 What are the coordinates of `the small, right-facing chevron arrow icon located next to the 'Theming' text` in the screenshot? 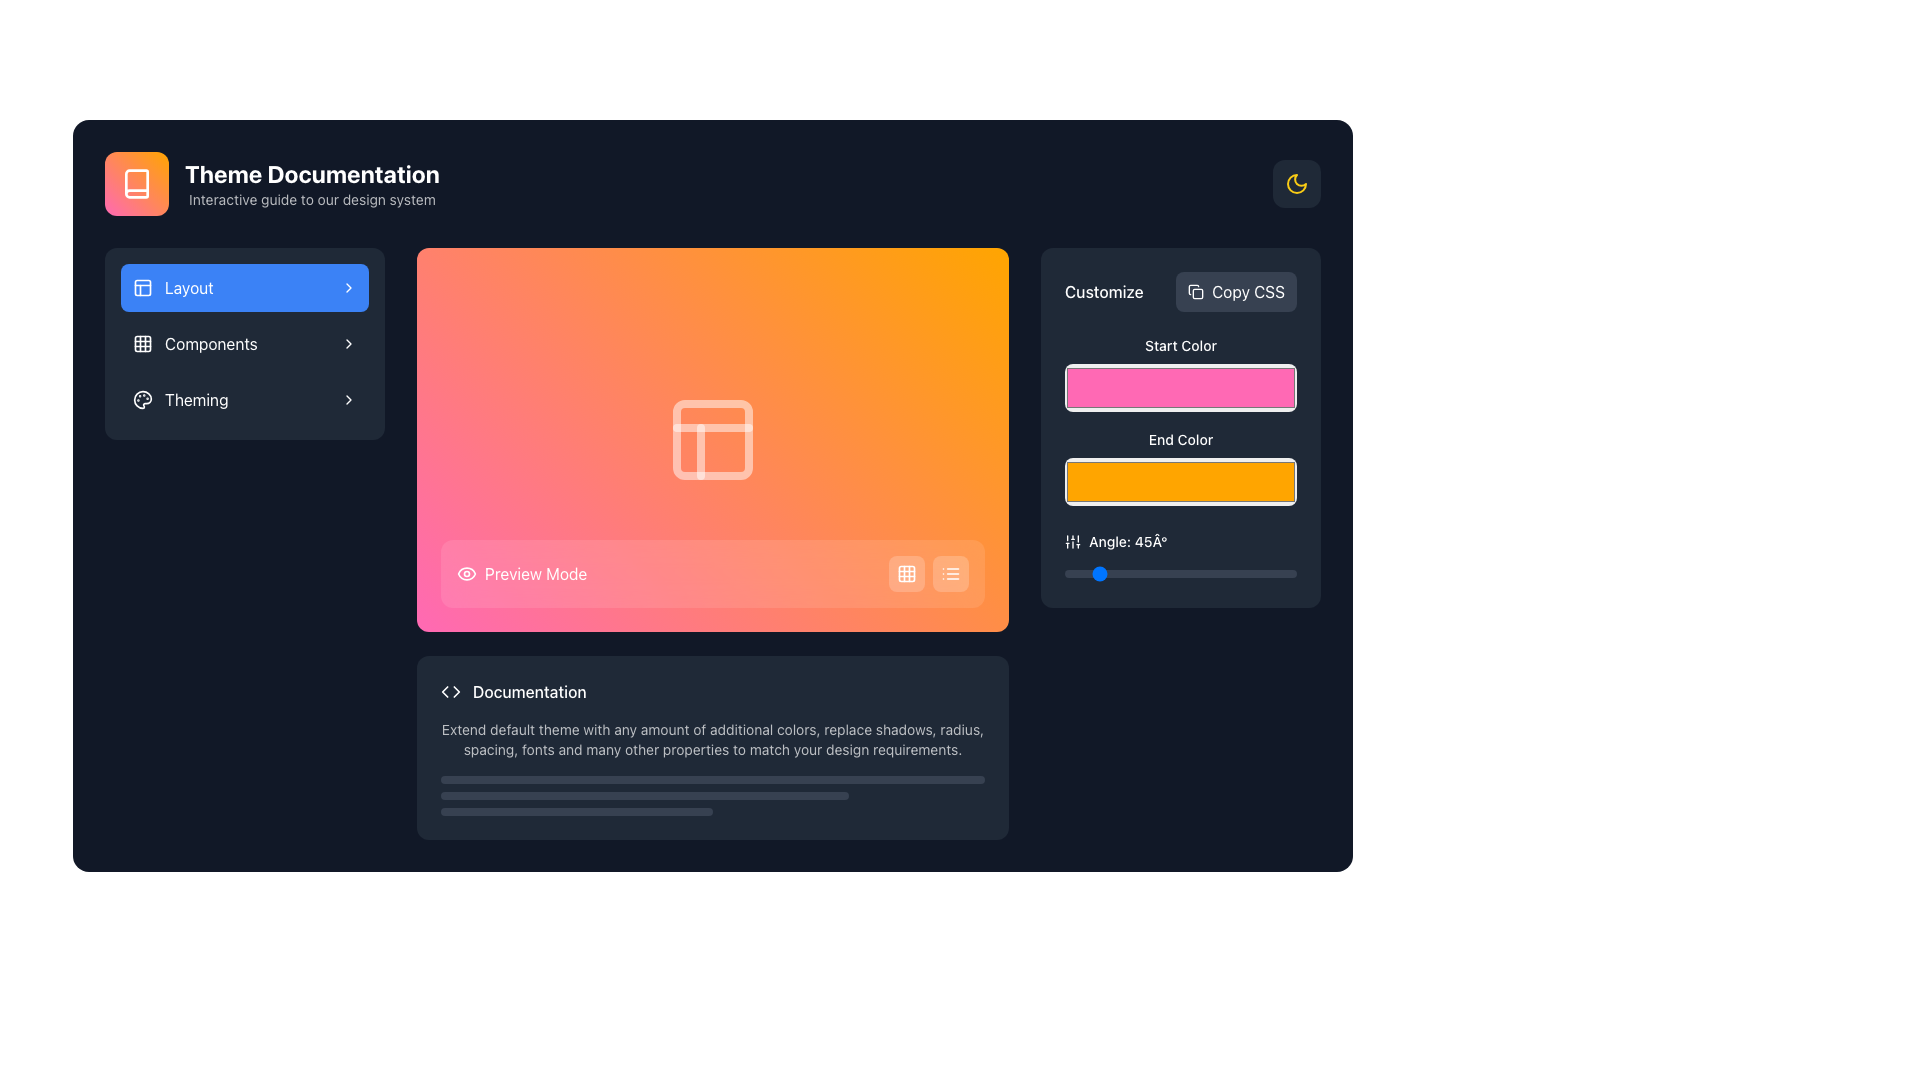 It's located at (349, 400).